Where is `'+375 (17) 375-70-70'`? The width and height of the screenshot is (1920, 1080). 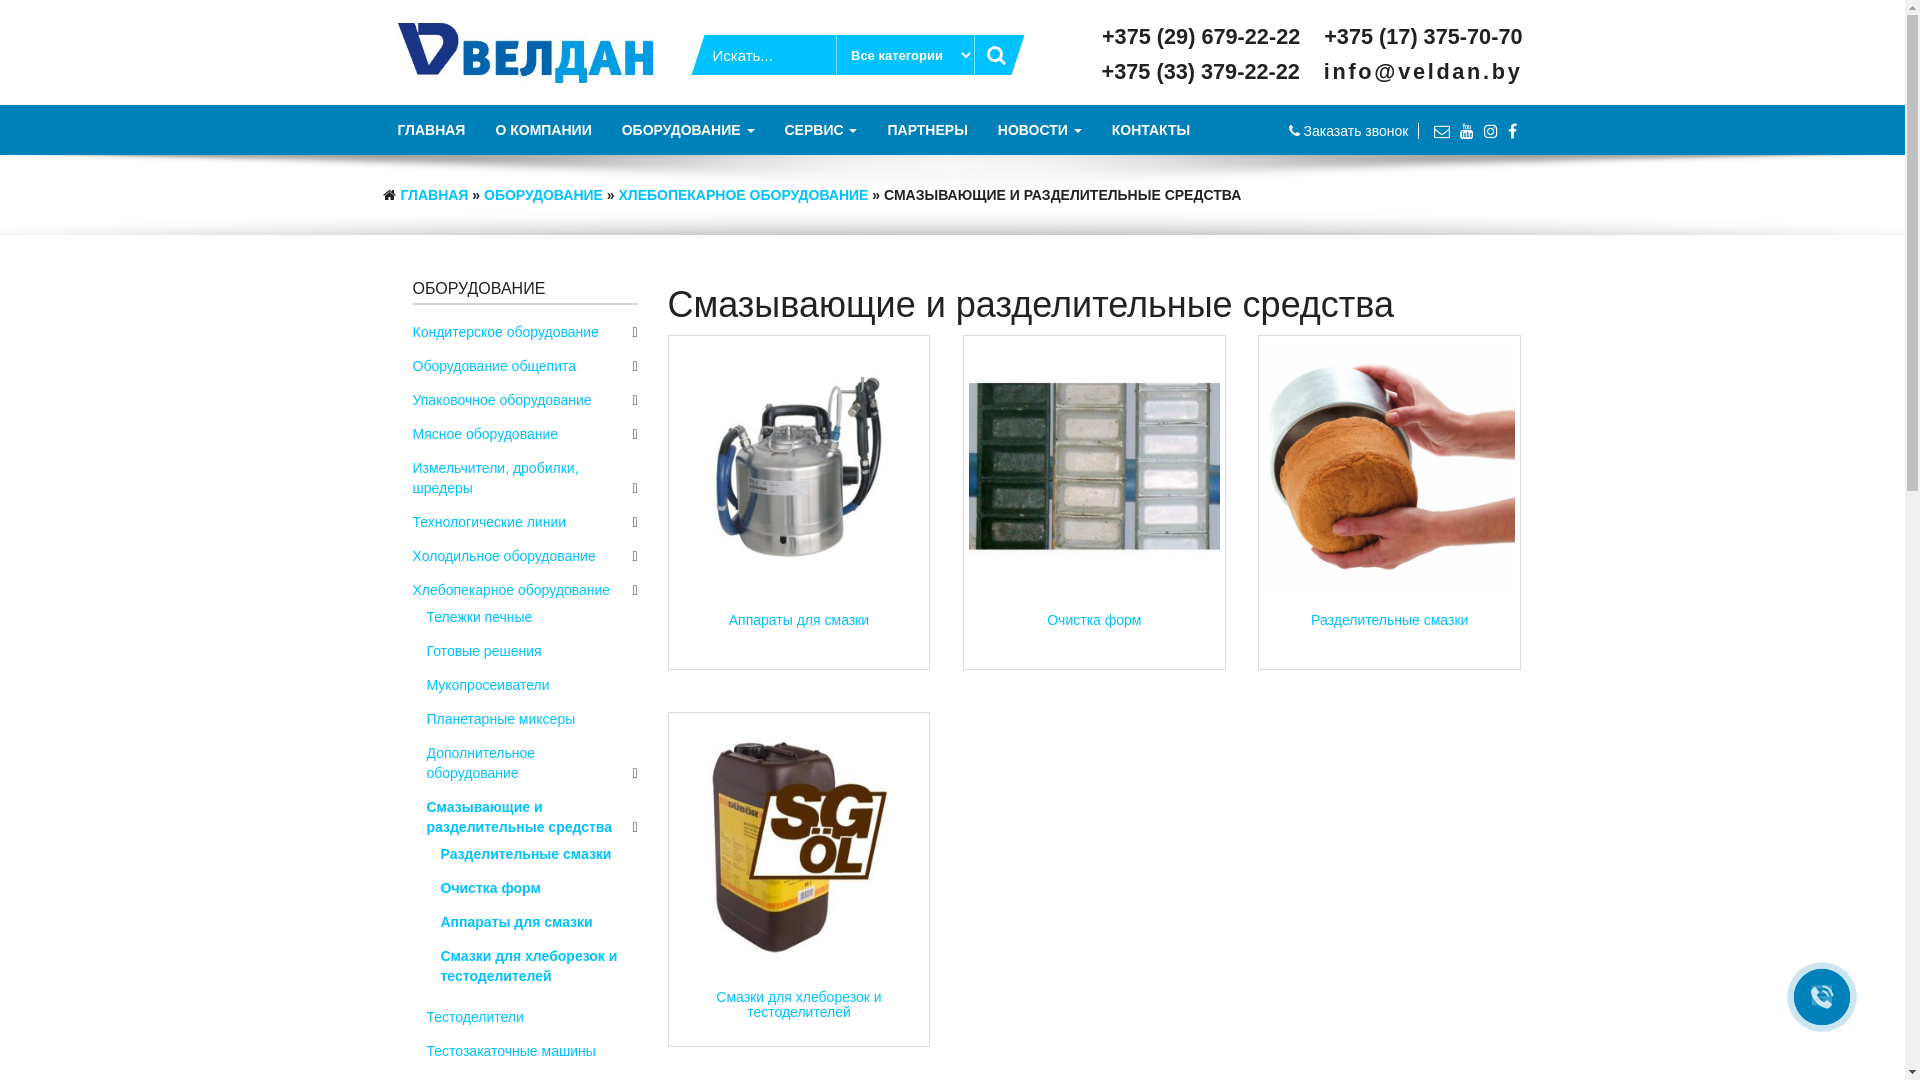
'+375 (17) 375-70-70' is located at coordinates (1324, 36).